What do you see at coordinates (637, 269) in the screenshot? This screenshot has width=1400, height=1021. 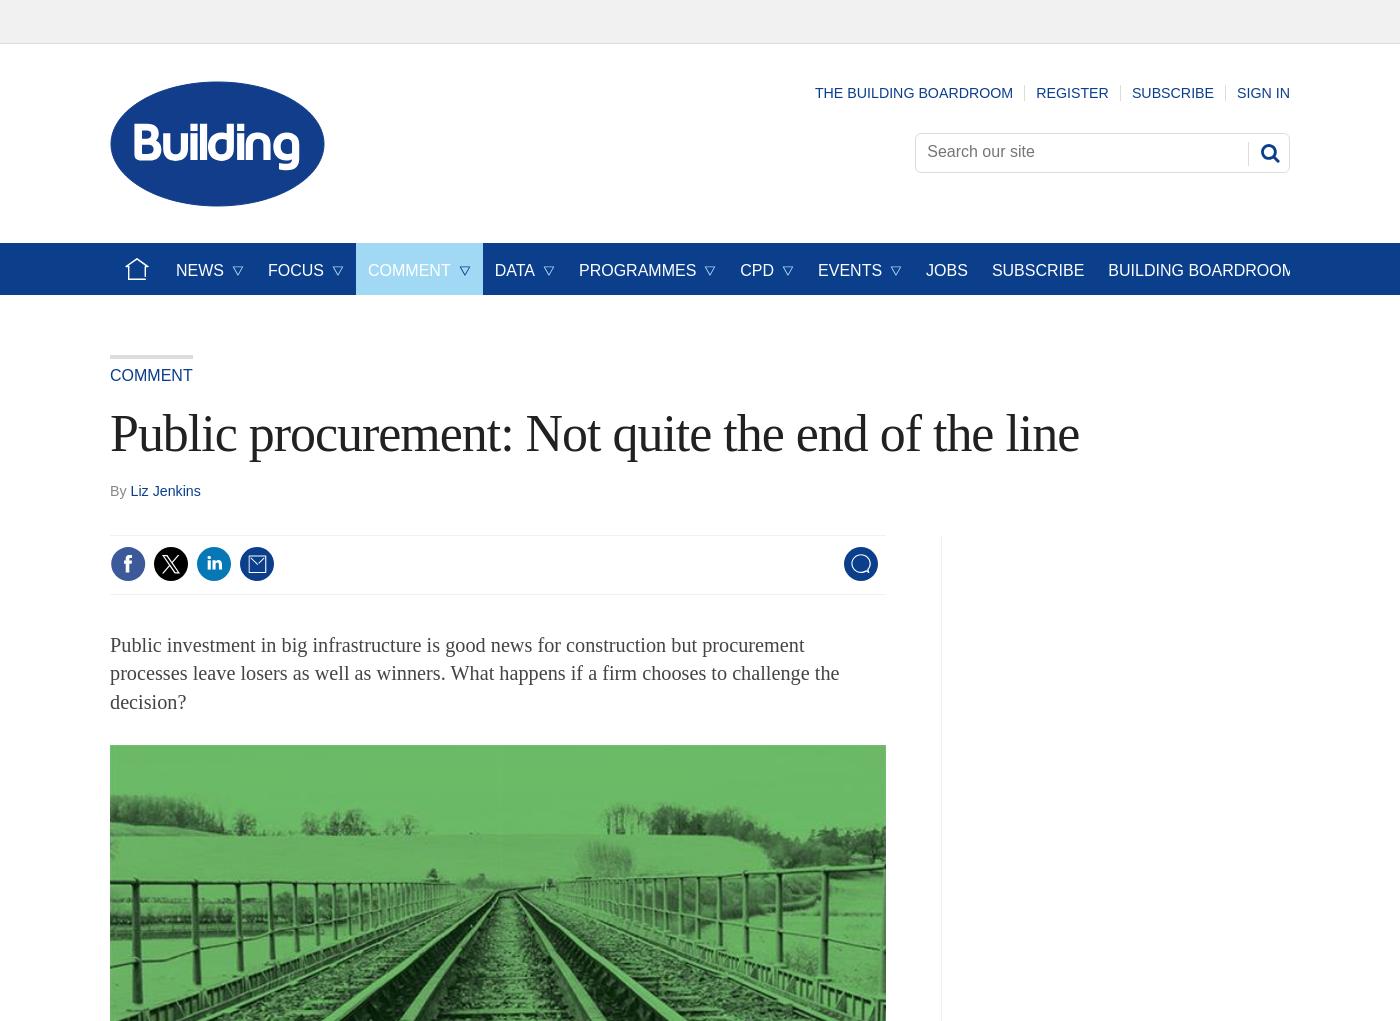 I see `'Programmes'` at bounding box center [637, 269].